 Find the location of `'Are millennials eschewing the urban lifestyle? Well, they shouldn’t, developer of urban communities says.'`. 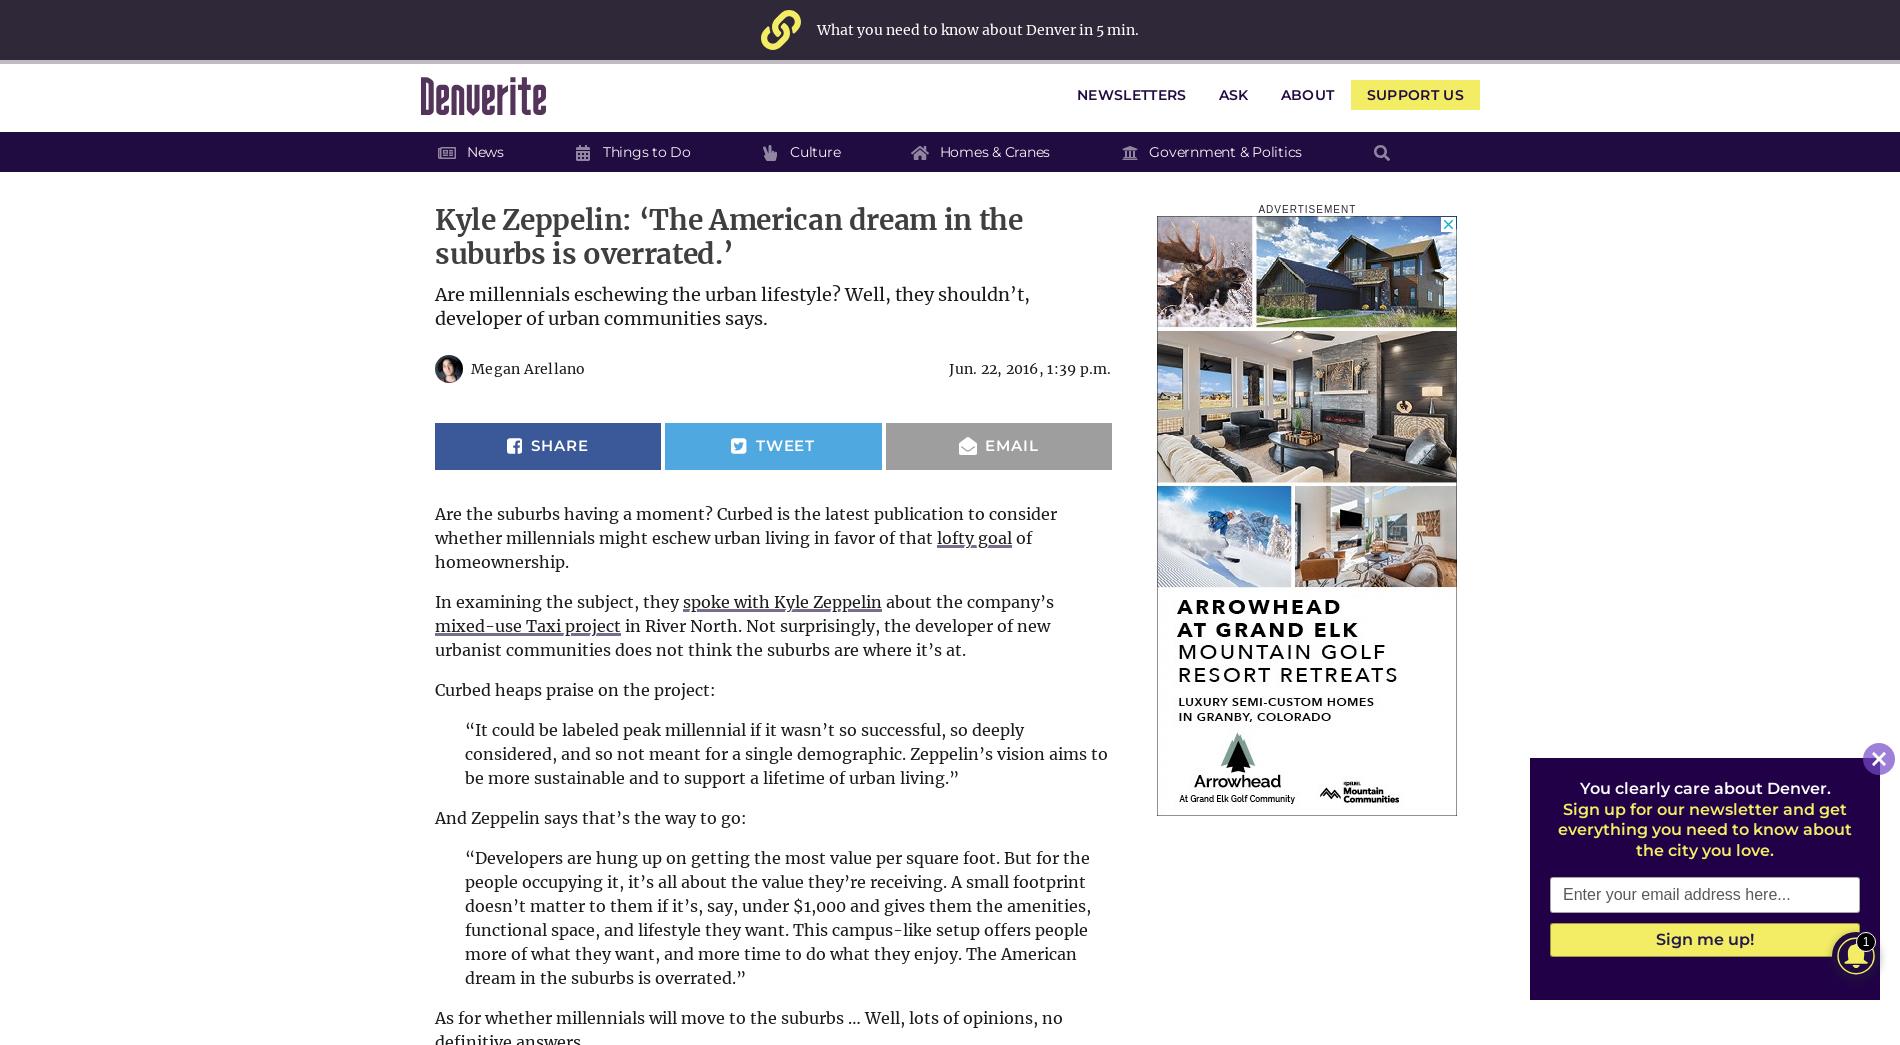

'Are millennials eschewing the urban lifestyle? Well, they shouldn’t, developer of urban communities says.' is located at coordinates (731, 306).